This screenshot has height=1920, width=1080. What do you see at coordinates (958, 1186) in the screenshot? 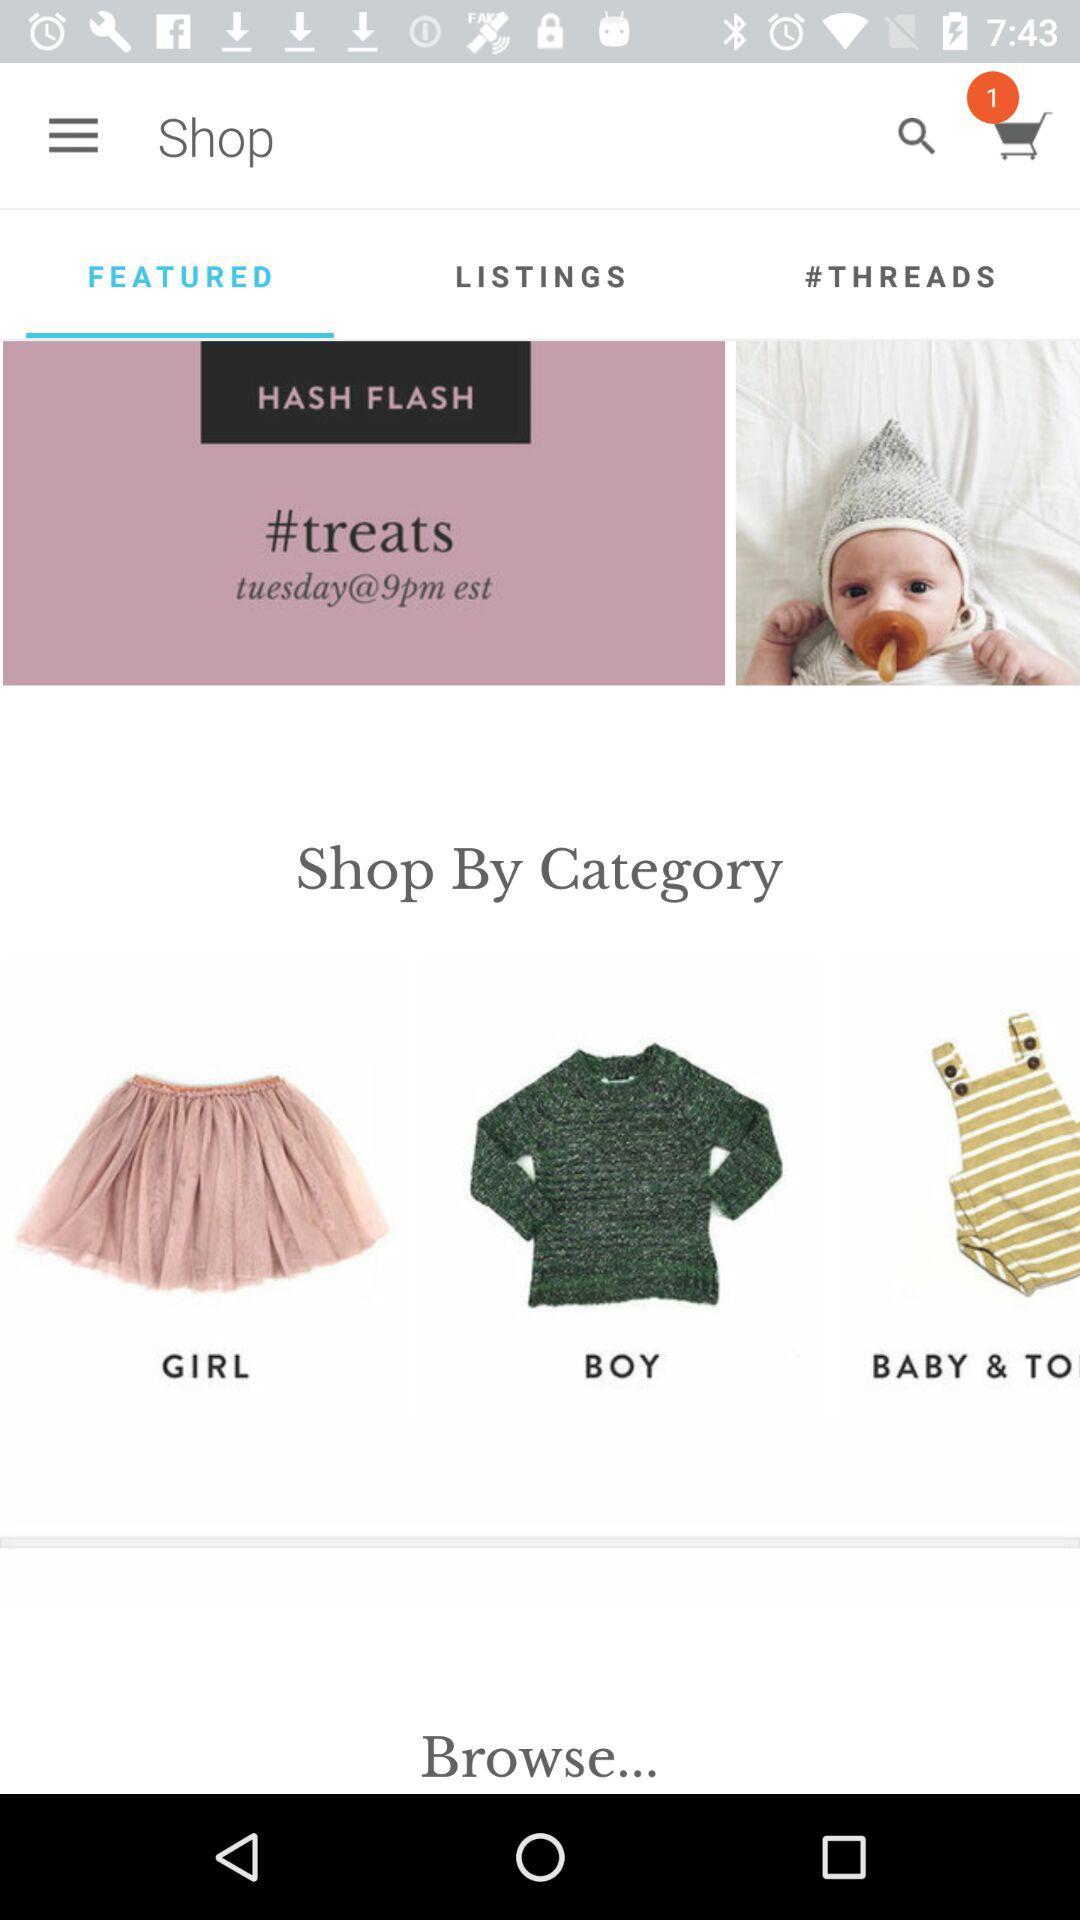
I see `the icon on the right` at bounding box center [958, 1186].